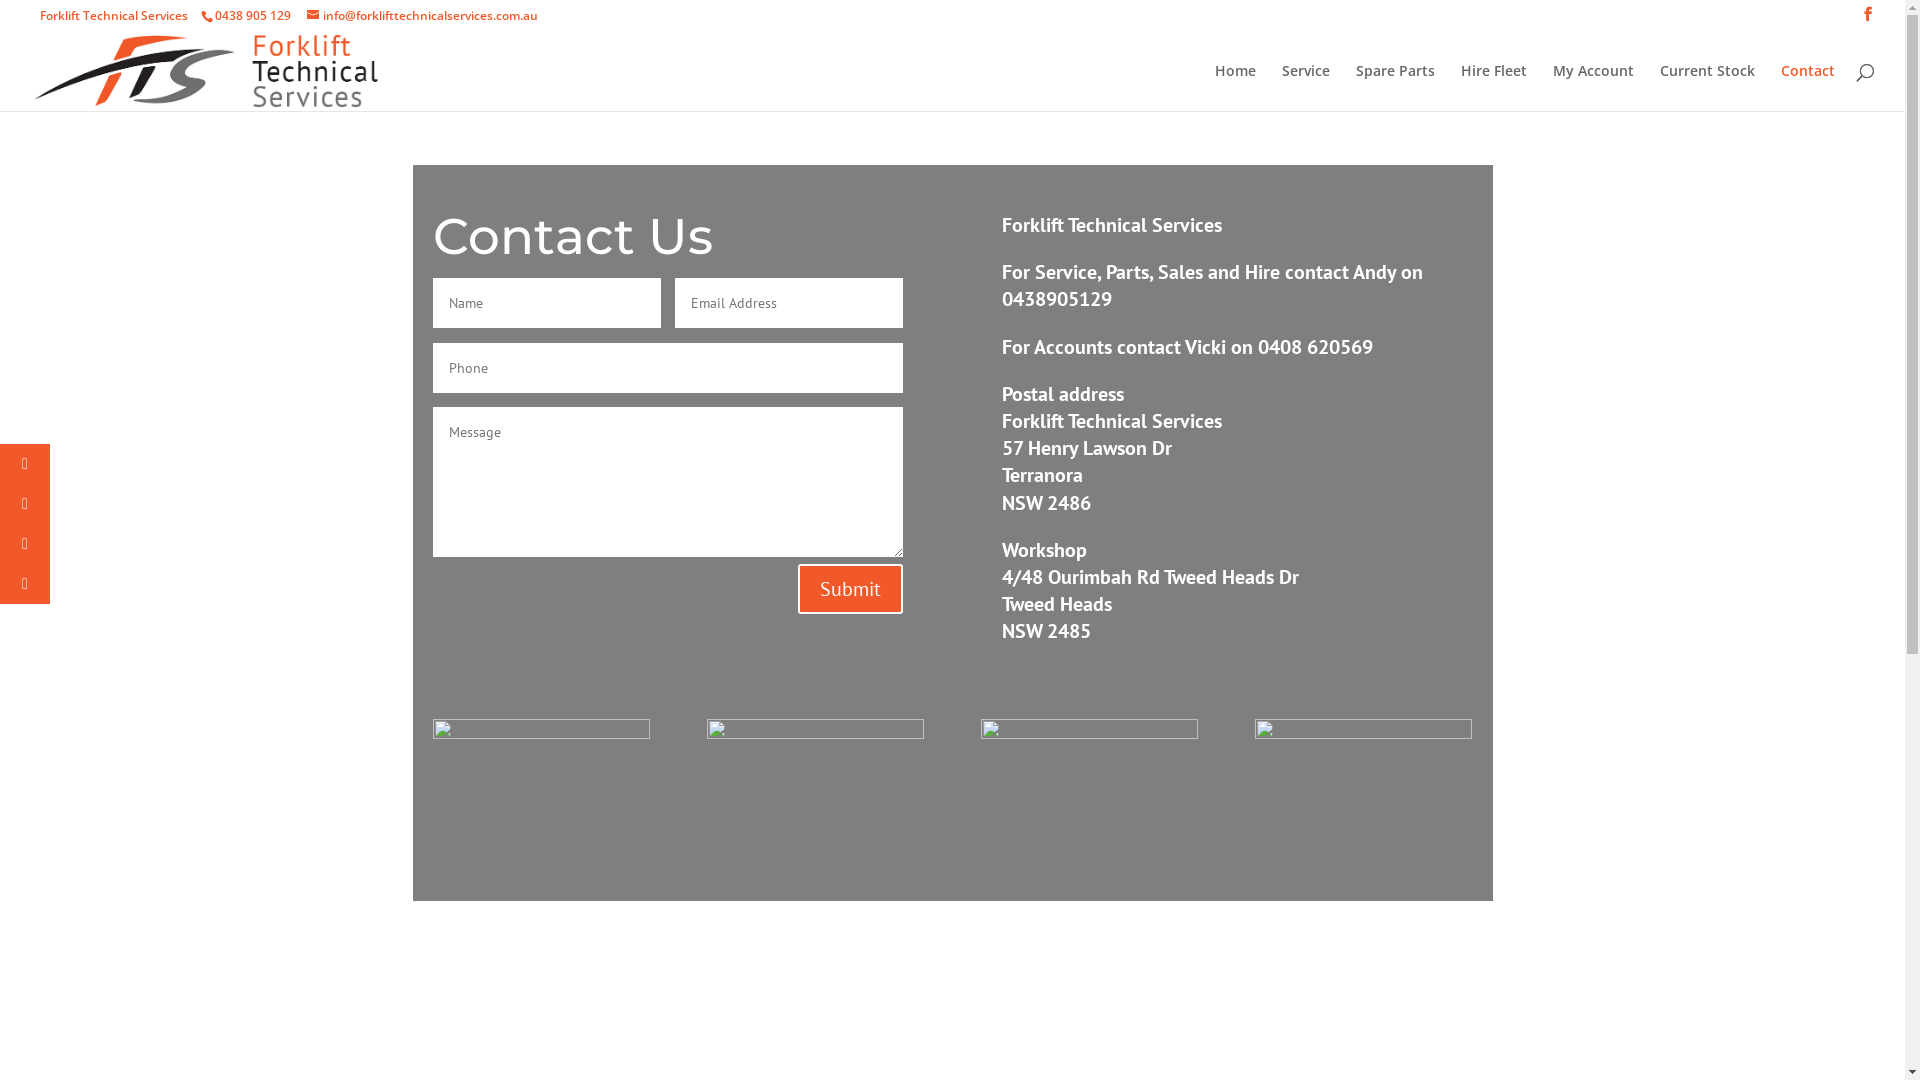  I want to click on '0438 905 129', so click(251, 15).